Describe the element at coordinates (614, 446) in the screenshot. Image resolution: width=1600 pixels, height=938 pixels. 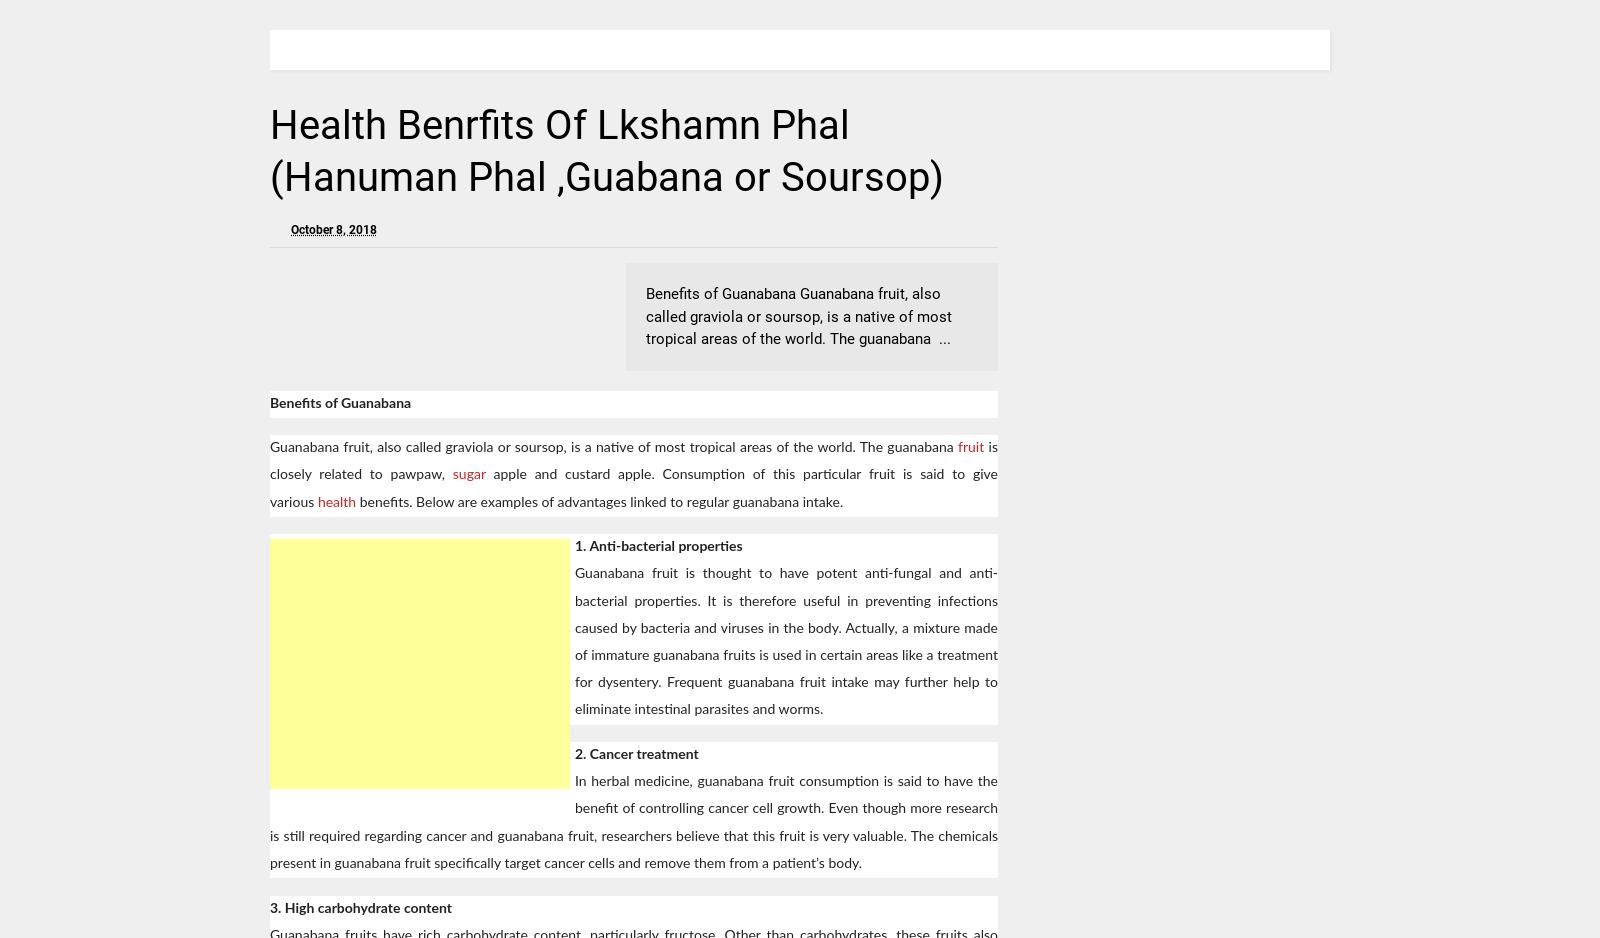
I see `'Guanabana fruit, also called graviola or soursop, is a native of most tropical areas of the world. The guanabana'` at that location.